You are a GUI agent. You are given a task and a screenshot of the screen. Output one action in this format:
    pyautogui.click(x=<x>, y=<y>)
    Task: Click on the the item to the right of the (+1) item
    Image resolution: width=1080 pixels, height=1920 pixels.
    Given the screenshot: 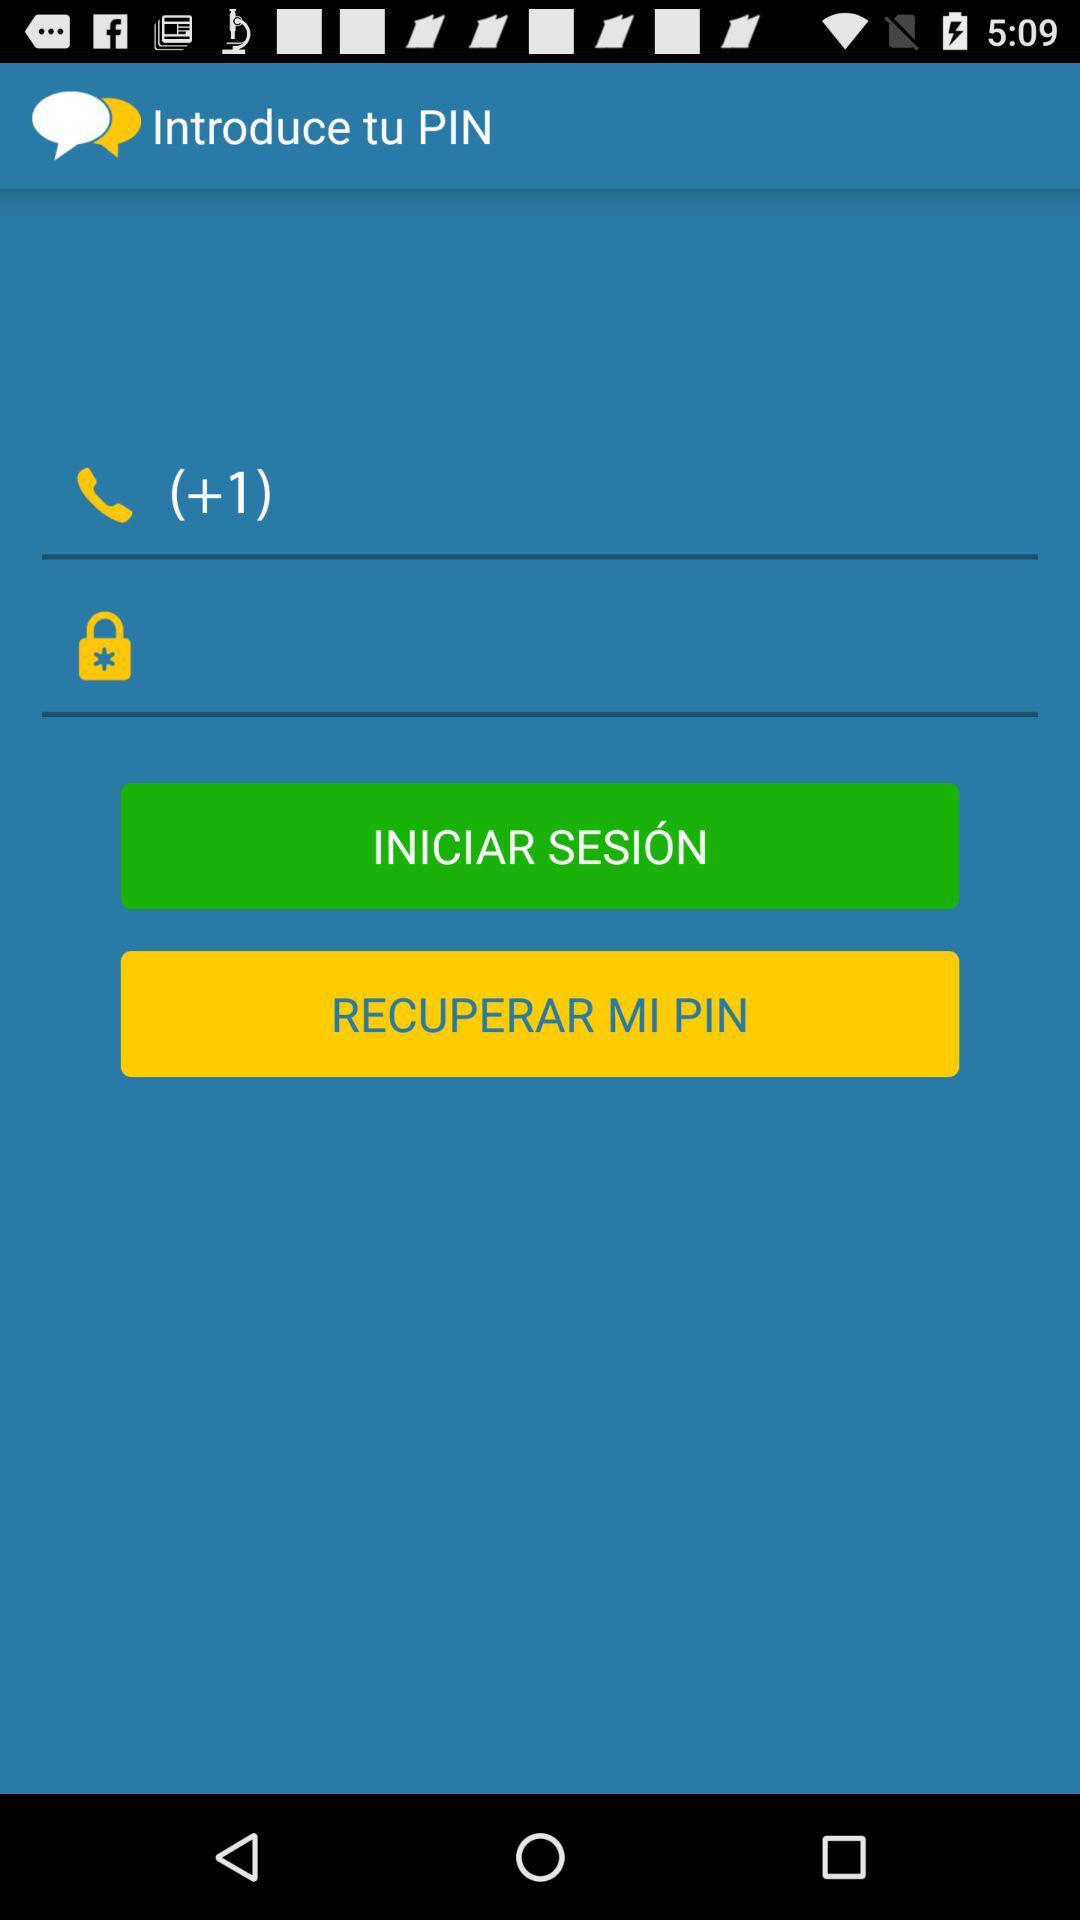 What is the action you would take?
    pyautogui.click(x=668, y=490)
    